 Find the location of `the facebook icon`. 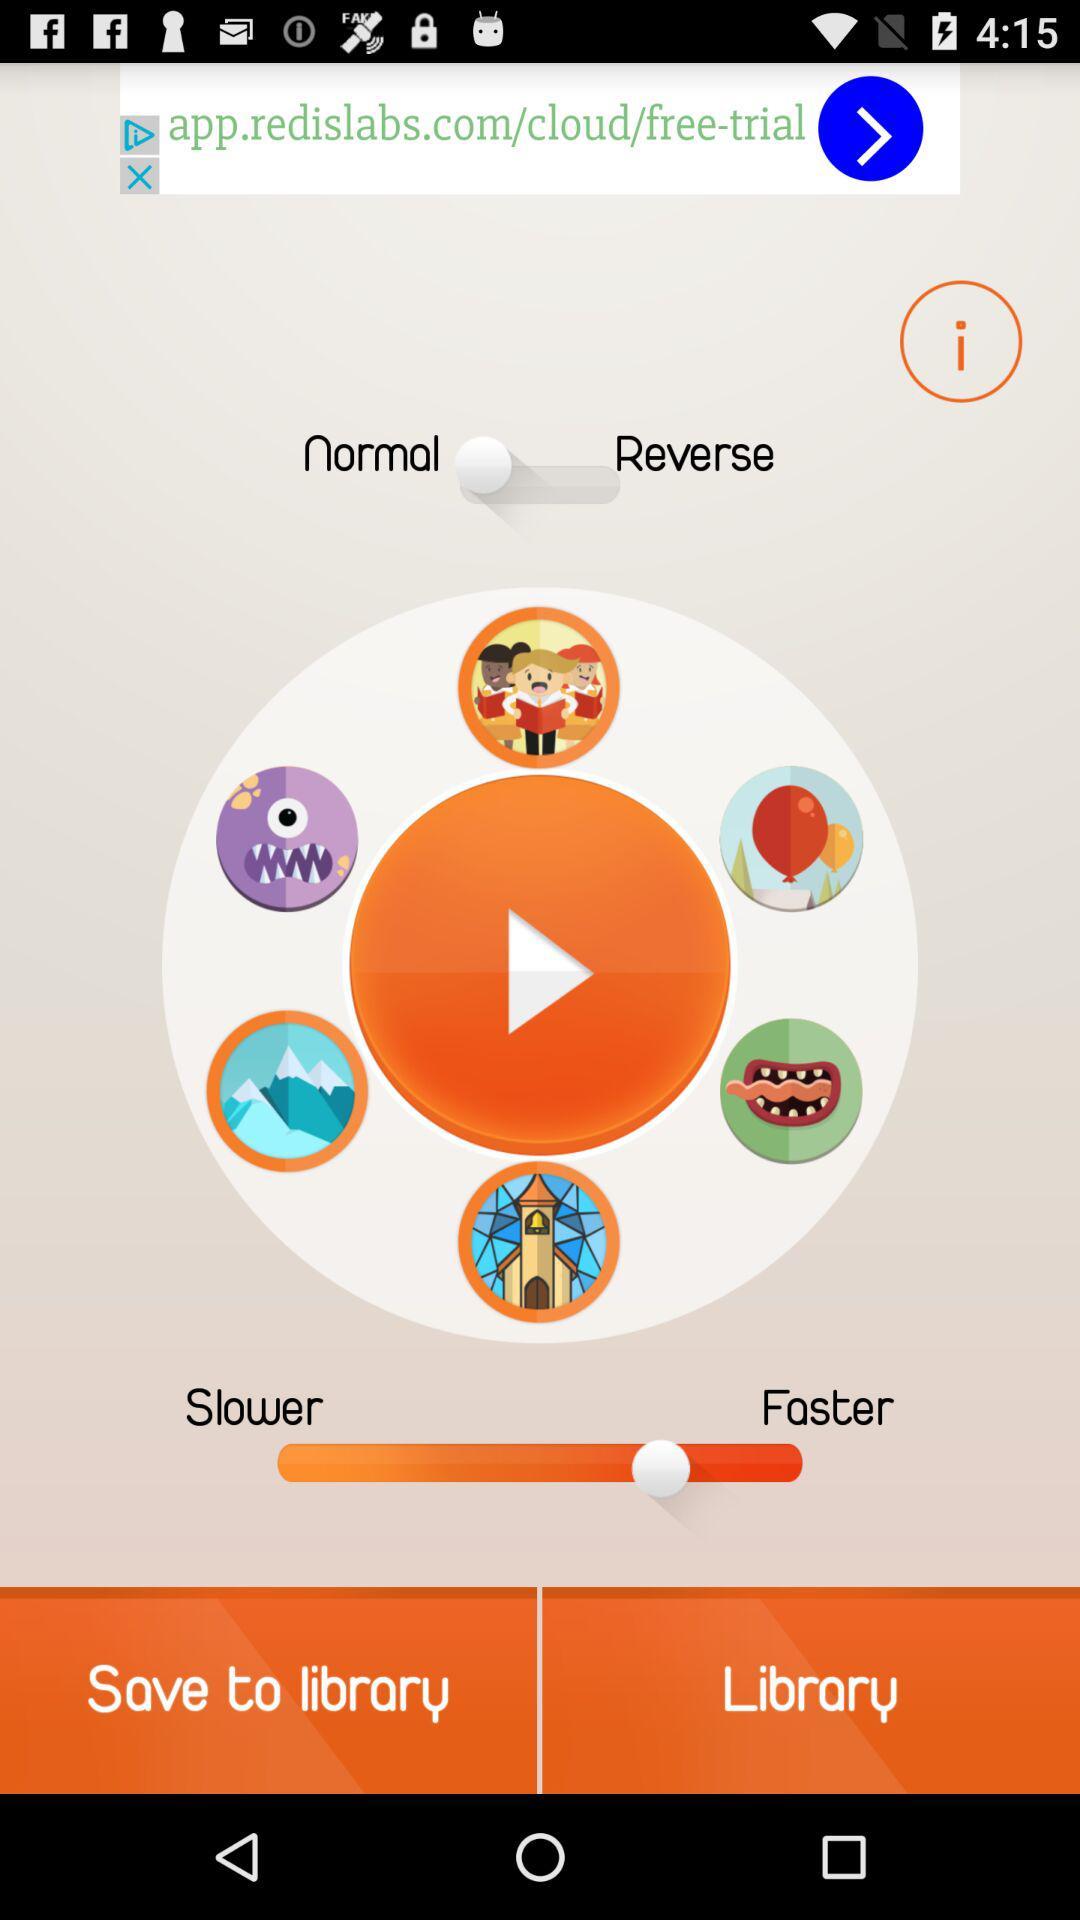

the facebook icon is located at coordinates (960, 365).